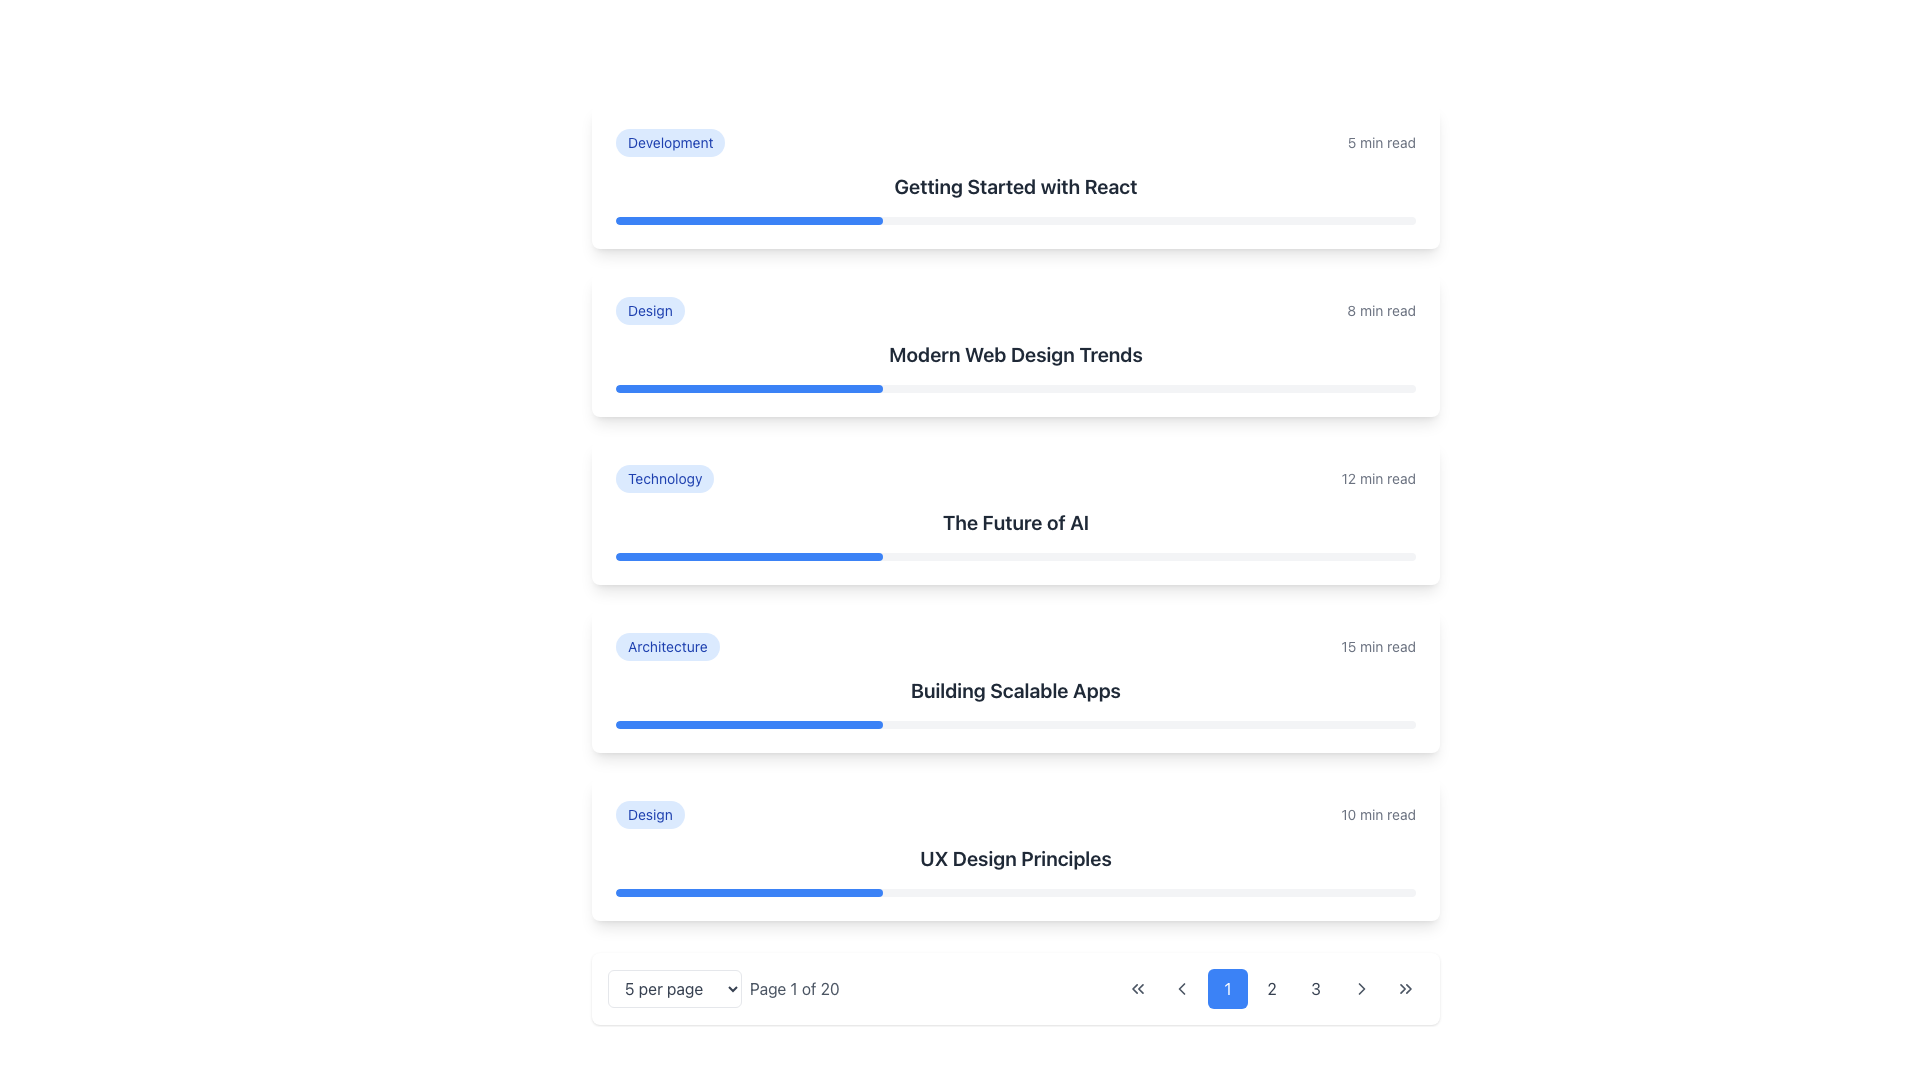 The height and width of the screenshot is (1080, 1920). I want to click on the progress bar located beneath the title 'Modern Web Design Trends' to gauge its current progress visually, so click(1016, 389).